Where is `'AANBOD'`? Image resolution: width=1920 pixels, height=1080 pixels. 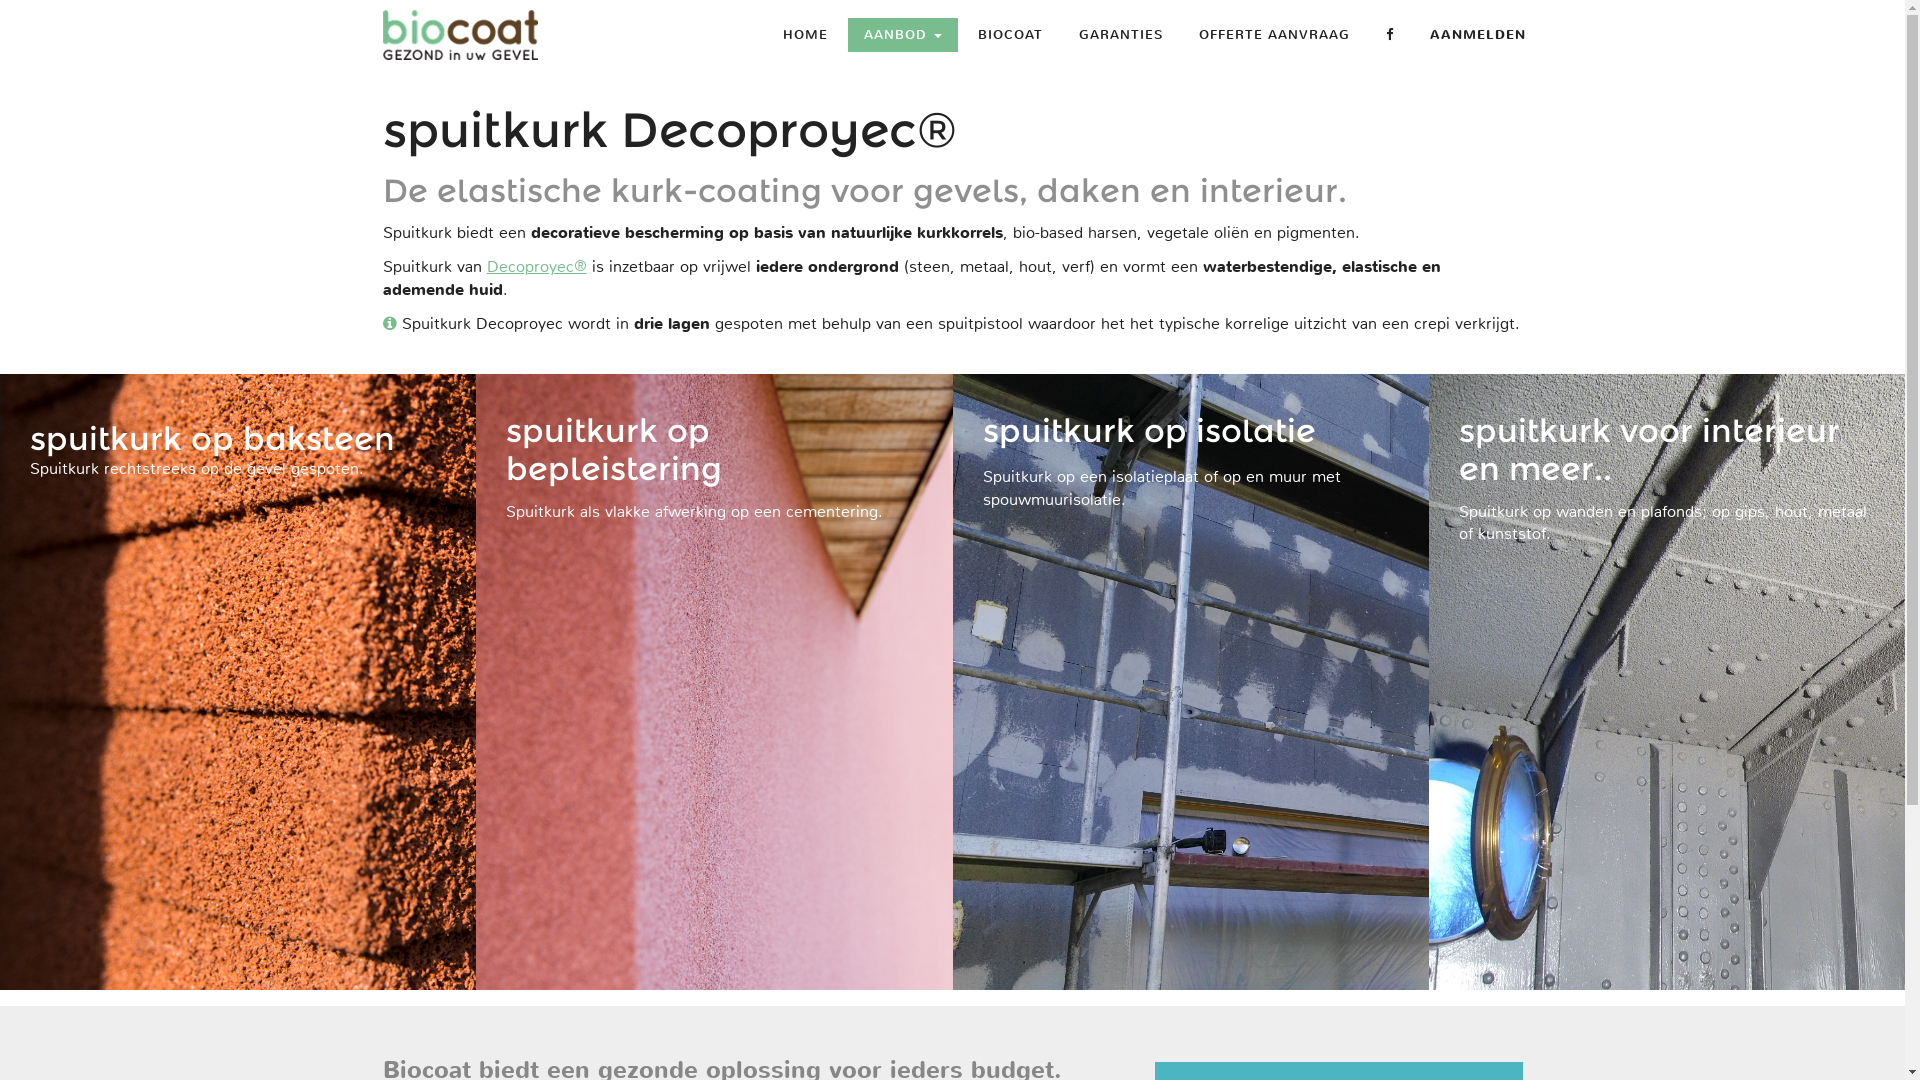
'AANBOD' is located at coordinates (848, 34).